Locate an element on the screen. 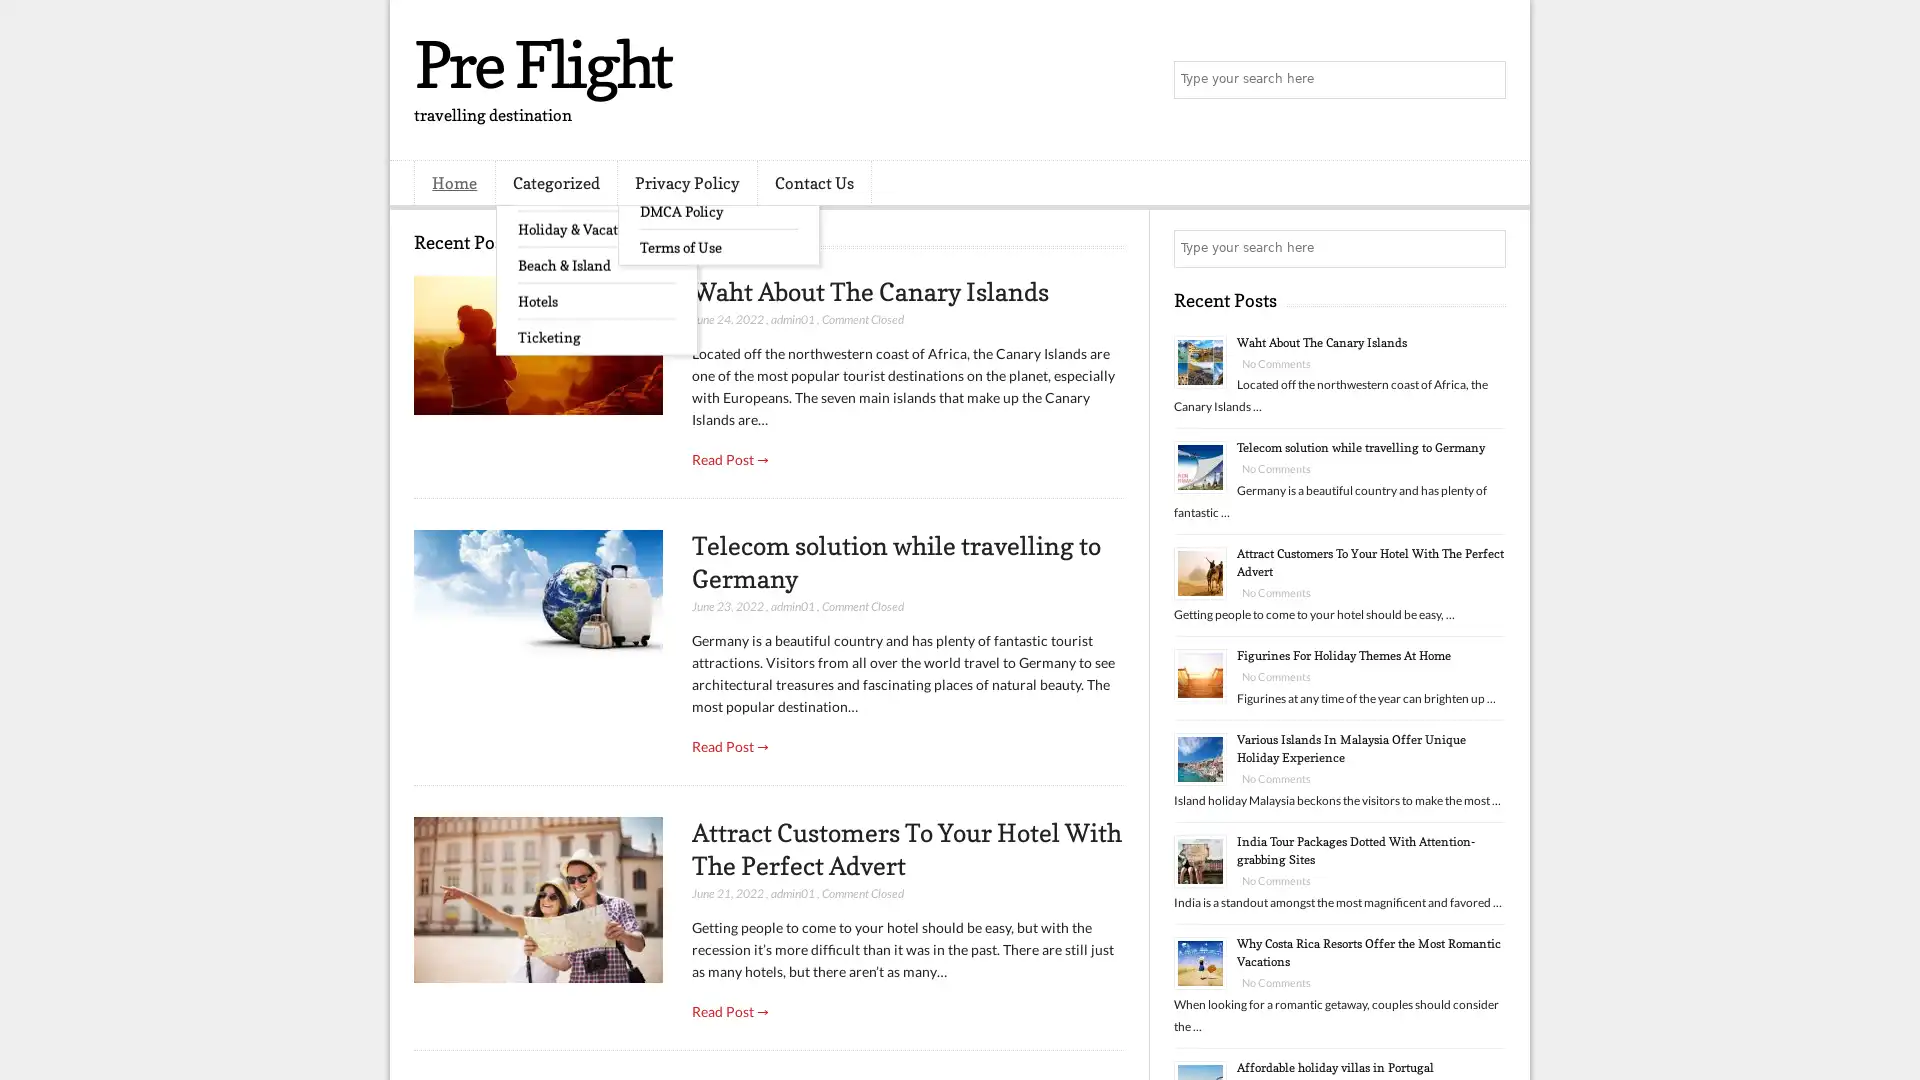 Image resolution: width=1920 pixels, height=1080 pixels. Search is located at coordinates (1485, 248).